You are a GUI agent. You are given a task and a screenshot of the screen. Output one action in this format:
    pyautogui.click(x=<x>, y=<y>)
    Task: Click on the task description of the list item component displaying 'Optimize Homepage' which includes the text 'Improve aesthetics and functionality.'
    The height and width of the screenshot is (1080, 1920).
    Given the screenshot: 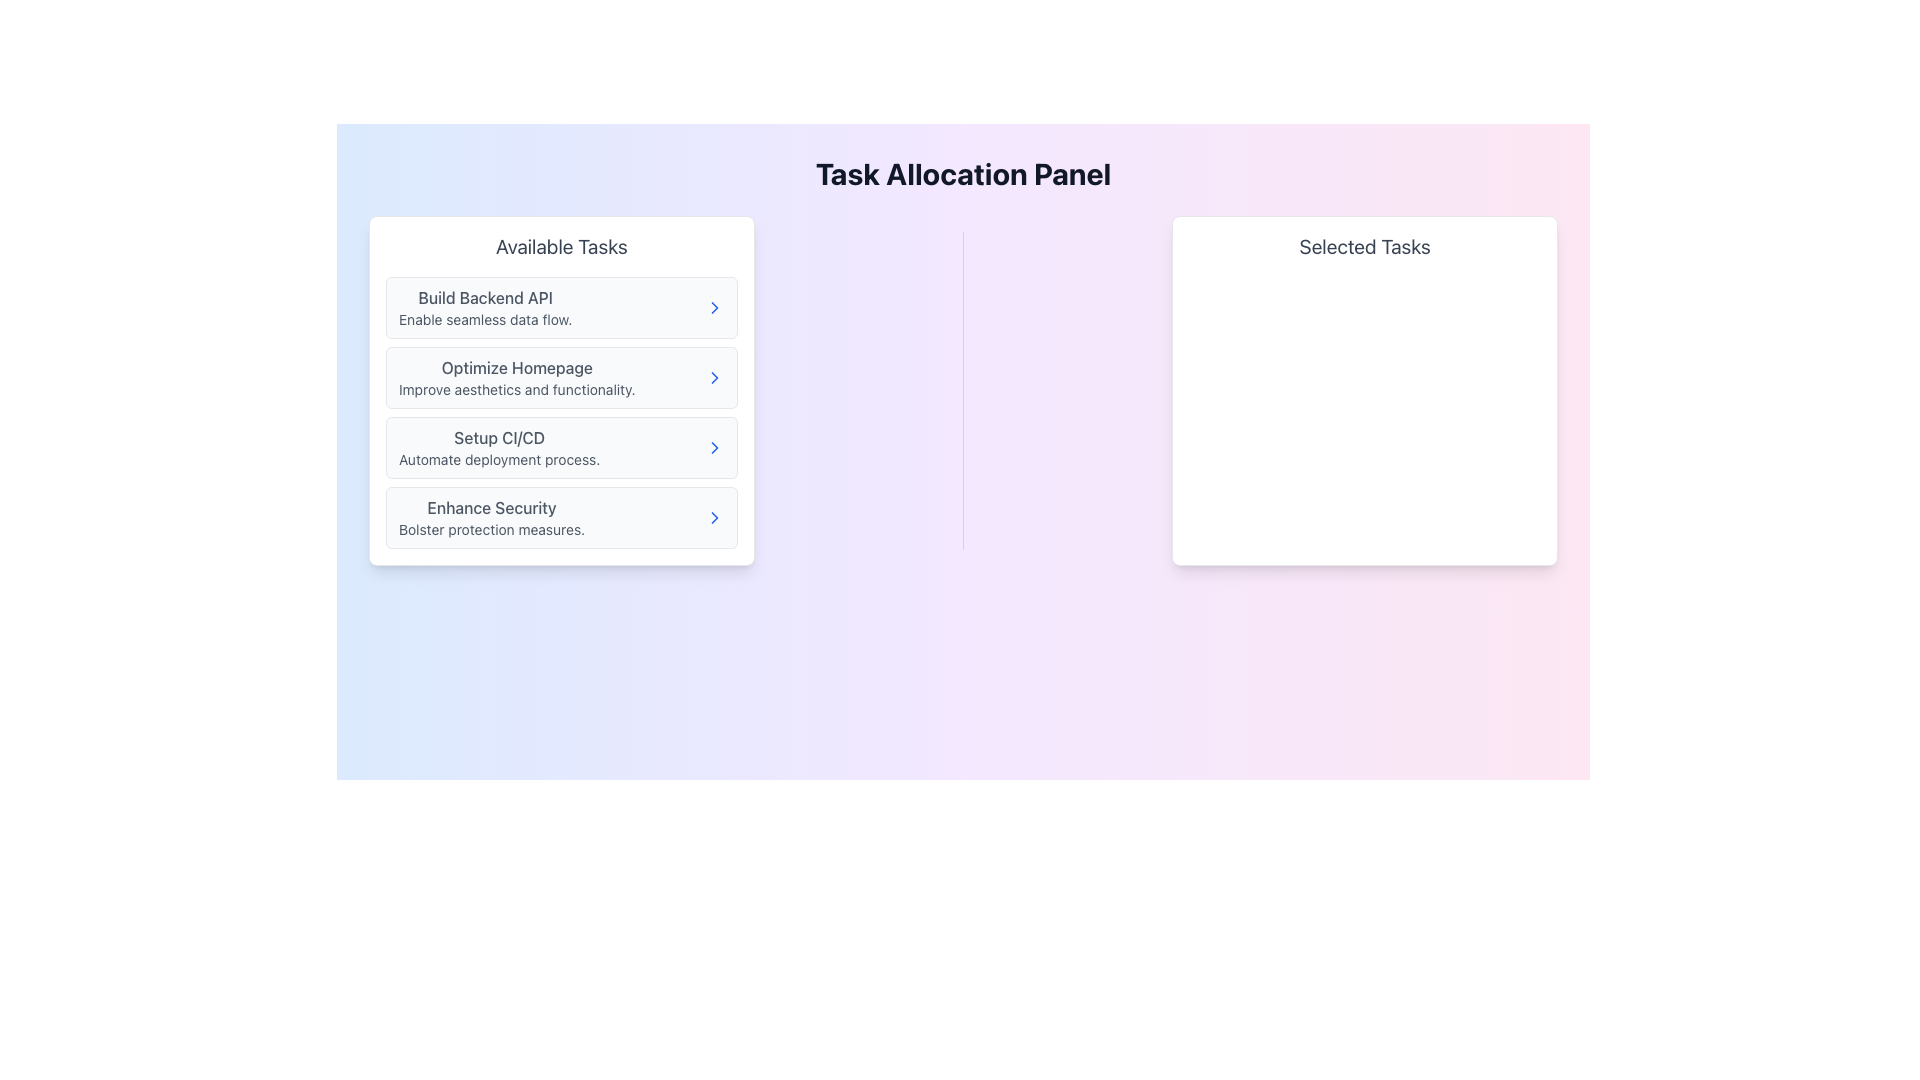 What is the action you would take?
    pyautogui.click(x=560, y=378)
    